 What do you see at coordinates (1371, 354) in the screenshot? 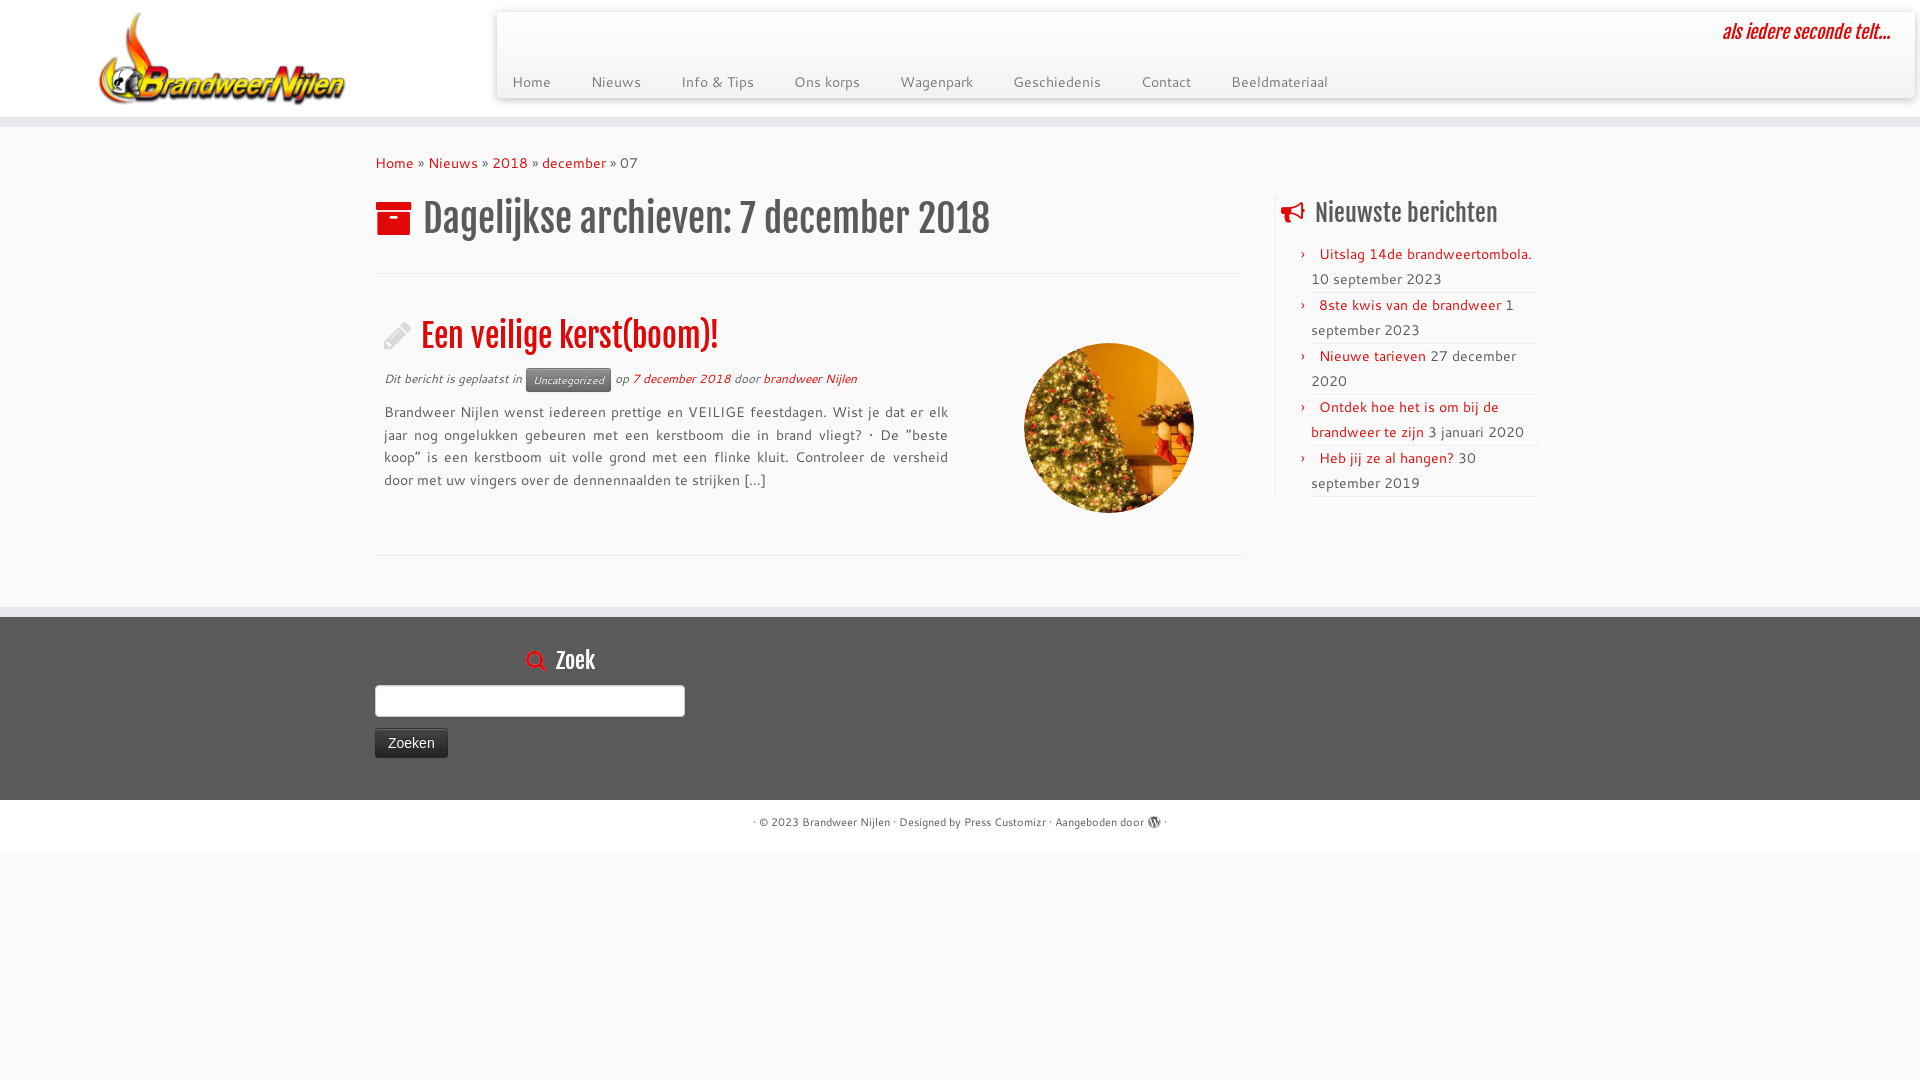
I see `'Nieuwe tarieven'` at bounding box center [1371, 354].